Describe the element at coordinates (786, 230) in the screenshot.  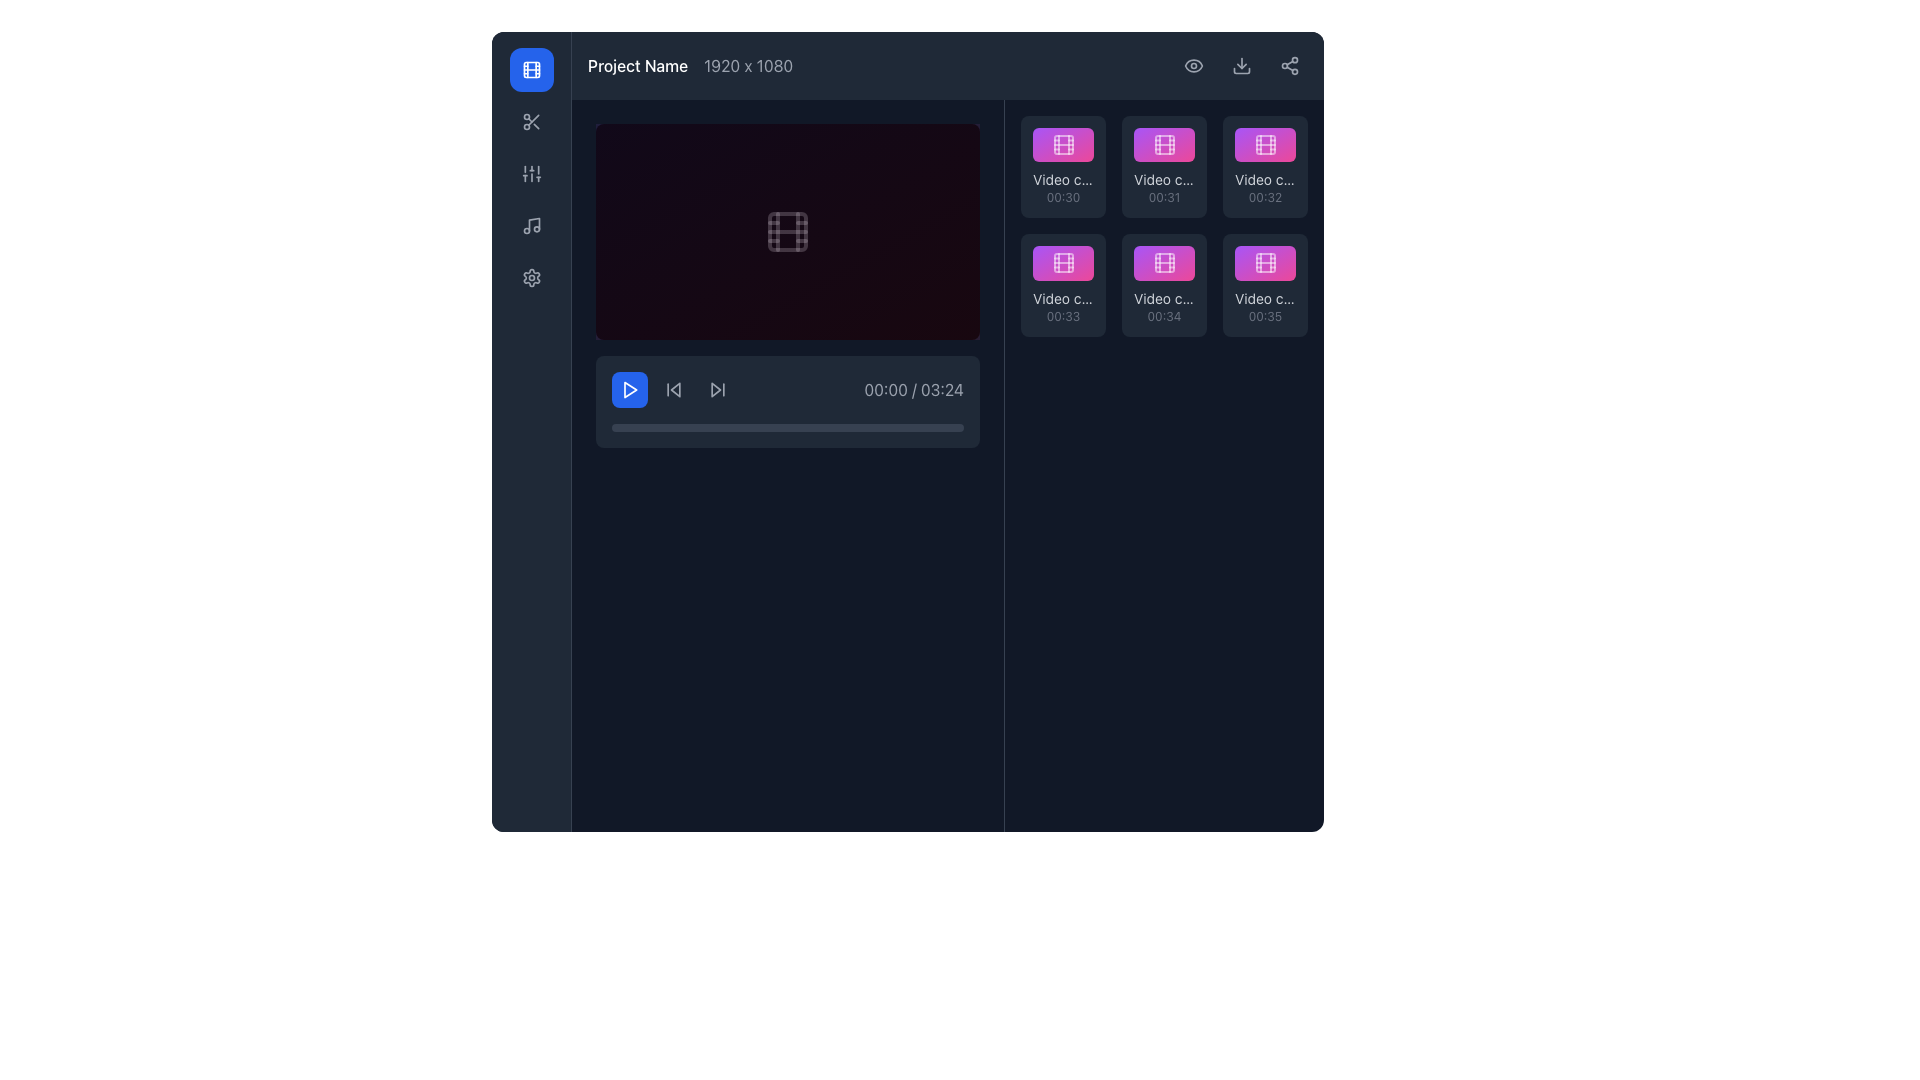
I see `the decorative component inside the SVG graphic that resembles a filmstrip, located in the upper left section of the interface` at that location.